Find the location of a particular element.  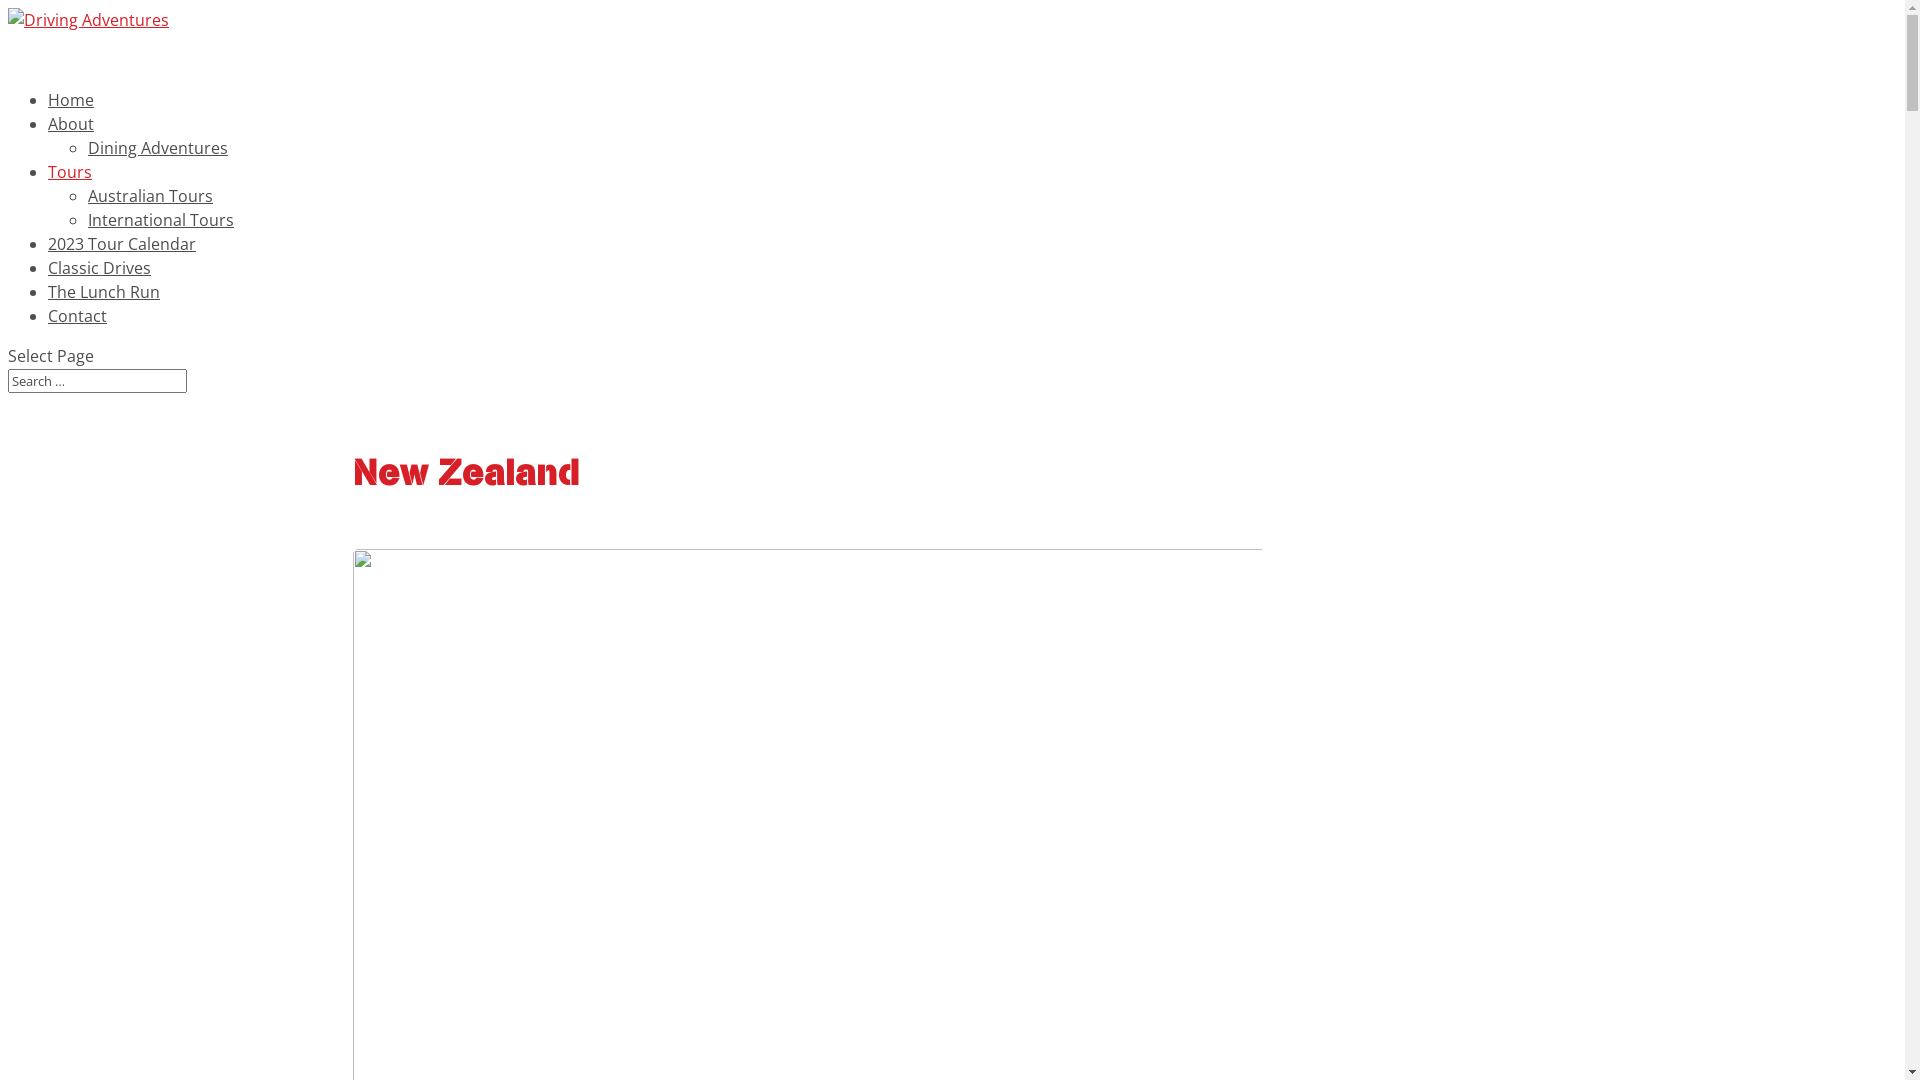

'Classic Drives' is located at coordinates (98, 288).